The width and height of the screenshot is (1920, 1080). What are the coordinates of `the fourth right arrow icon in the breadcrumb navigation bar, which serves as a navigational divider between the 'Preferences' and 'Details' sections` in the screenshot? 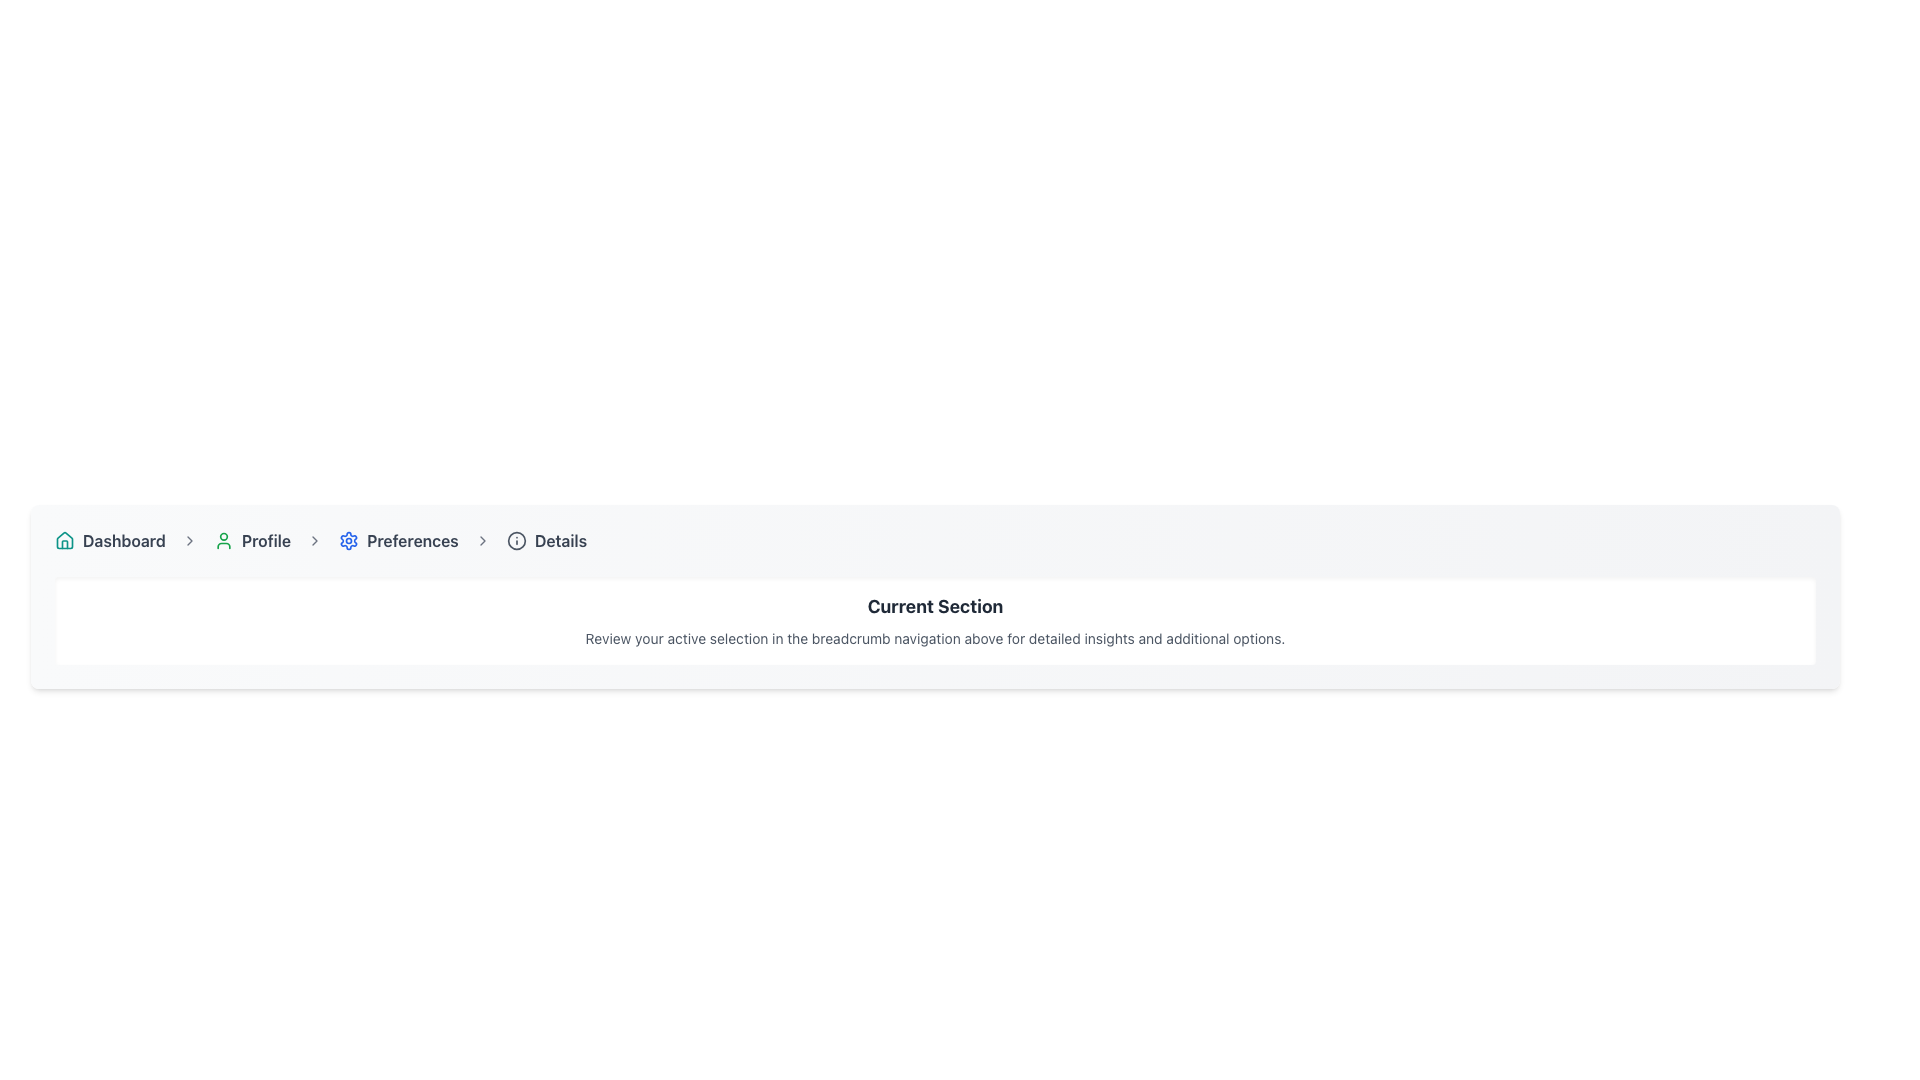 It's located at (482, 540).